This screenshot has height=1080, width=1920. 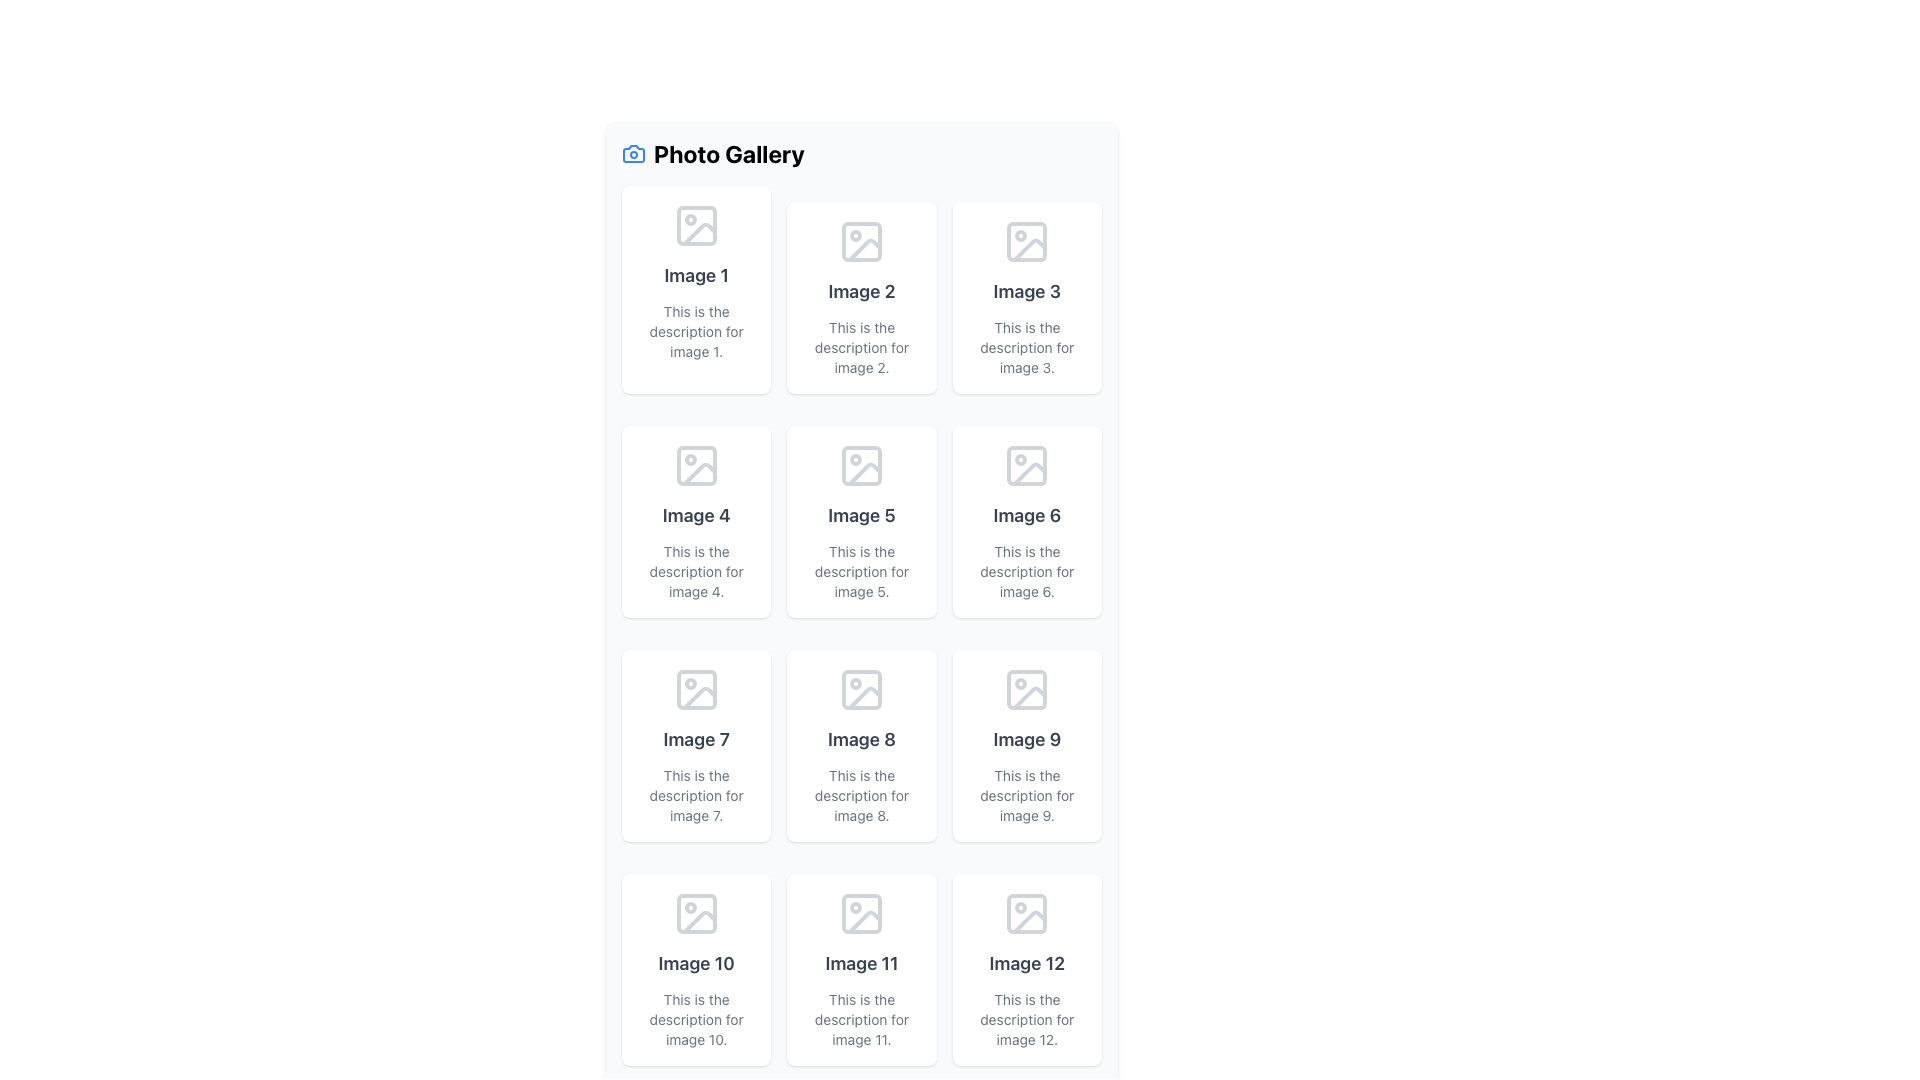 I want to click on SVG Icon resembling a generic image placeholder located in the second row and second column of the gallery layout, so click(x=861, y=241).